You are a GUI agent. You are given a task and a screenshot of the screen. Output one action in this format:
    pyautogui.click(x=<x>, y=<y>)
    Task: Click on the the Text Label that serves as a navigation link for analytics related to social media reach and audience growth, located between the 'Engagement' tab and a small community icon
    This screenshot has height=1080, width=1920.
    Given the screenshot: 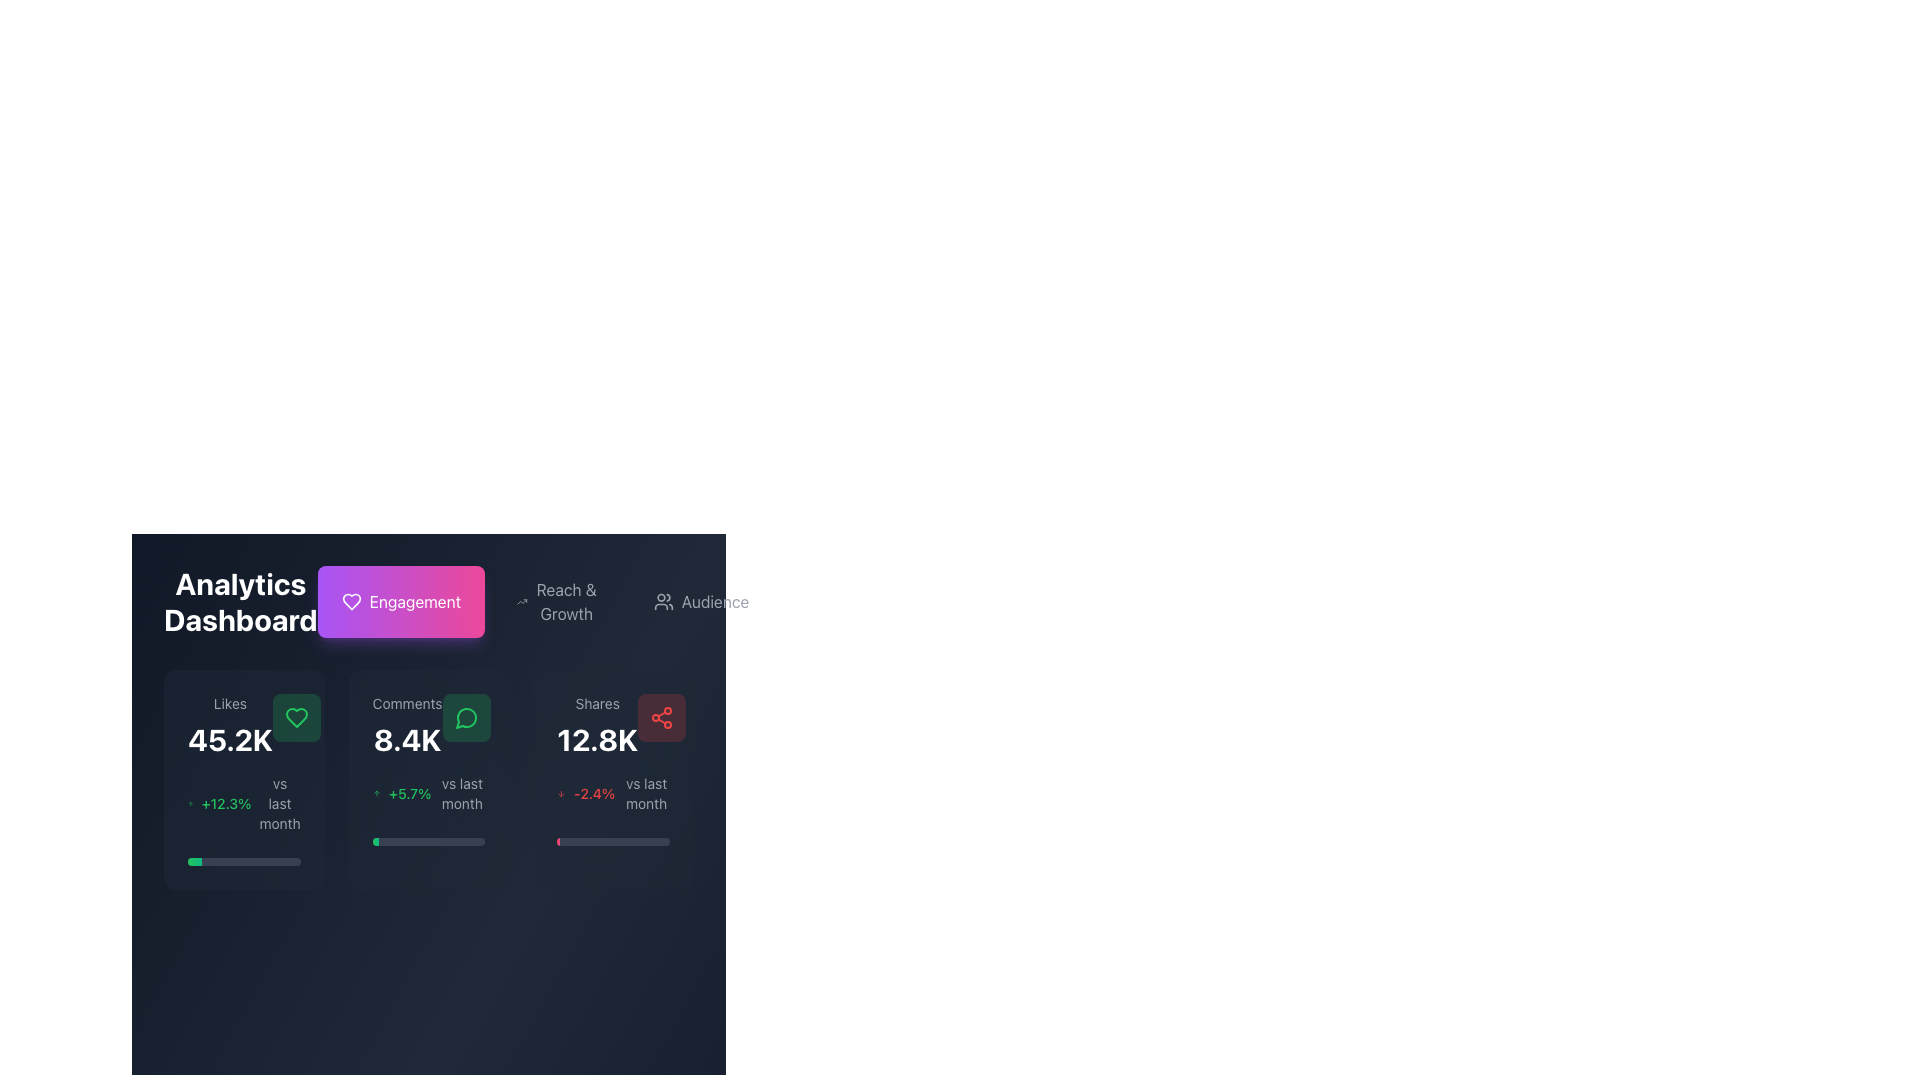 What is the action you would take?
    pyautogui.click(x=565, y=600)
    